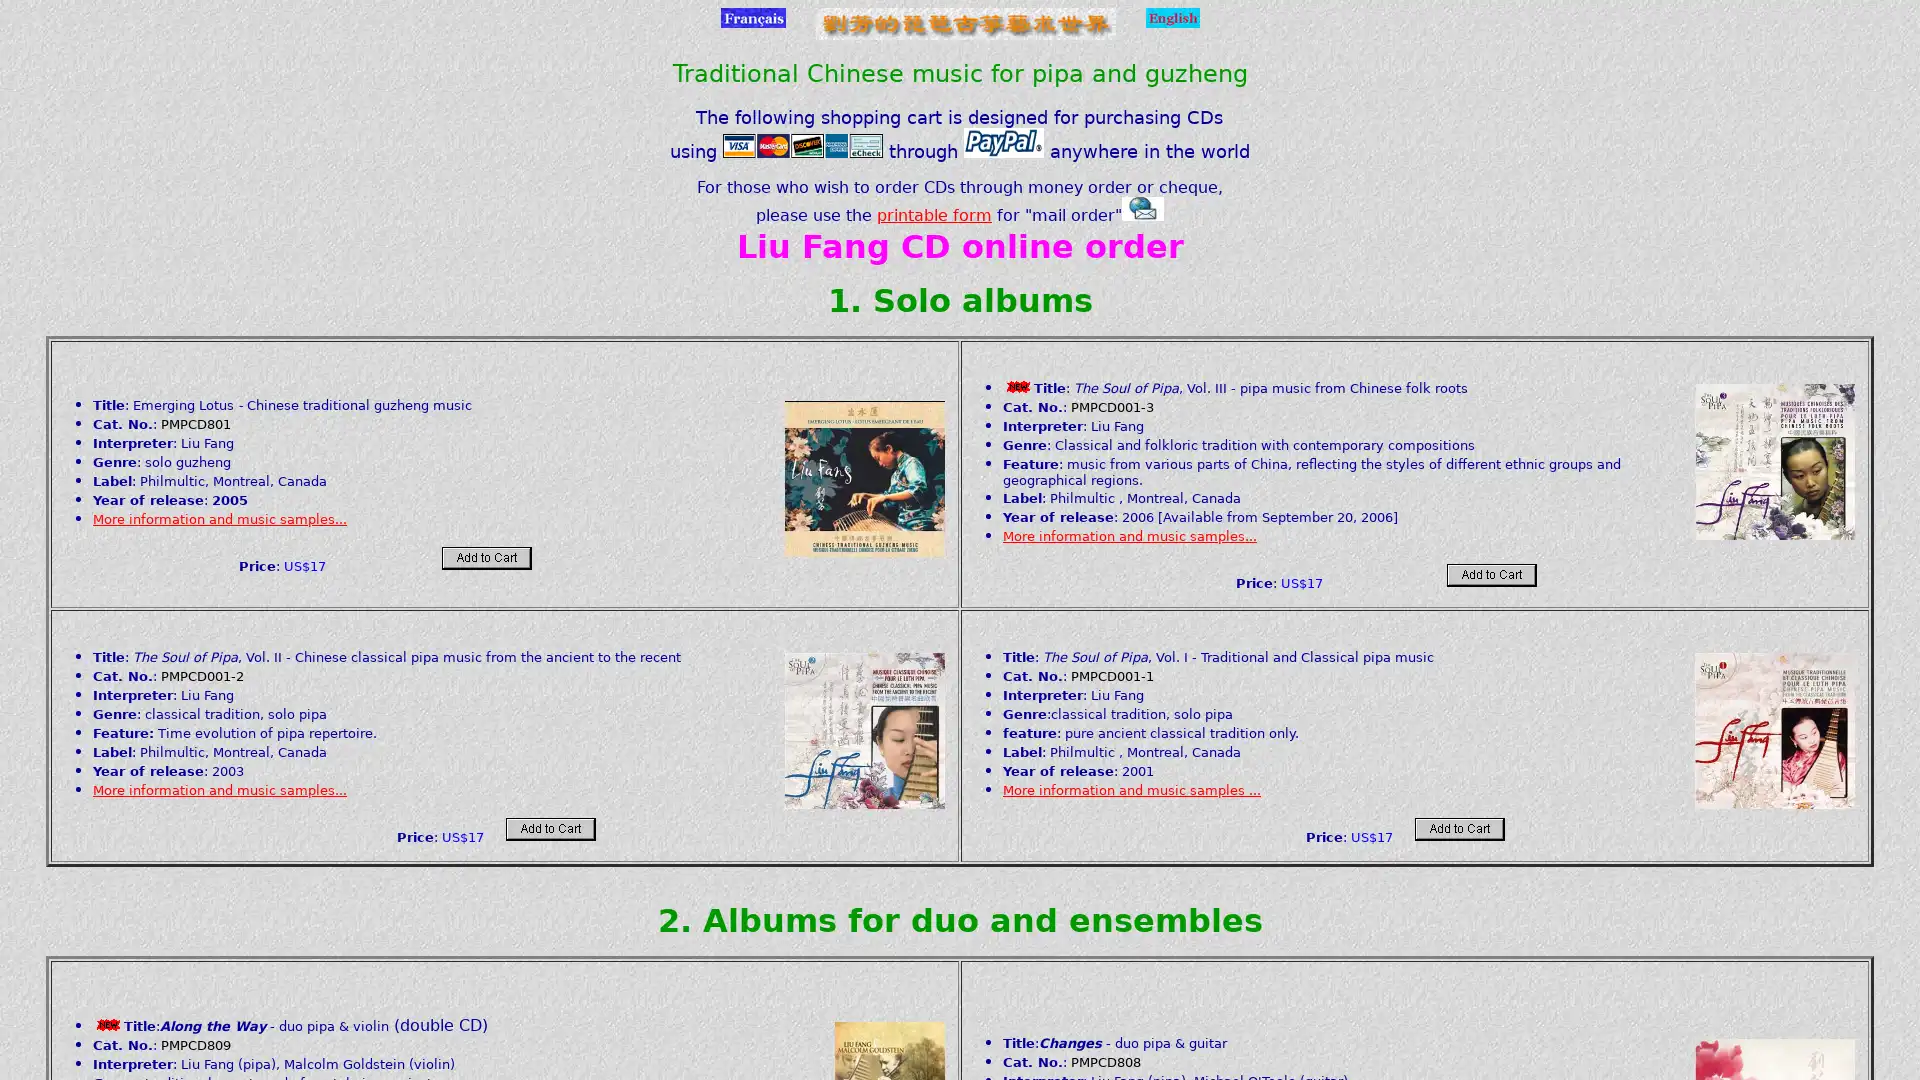 The width and height of the screenshot is (1920, 1080). I want to click on Add to card: Make payments with PayPal - it's fast, free and secure!, so click(550, 829).